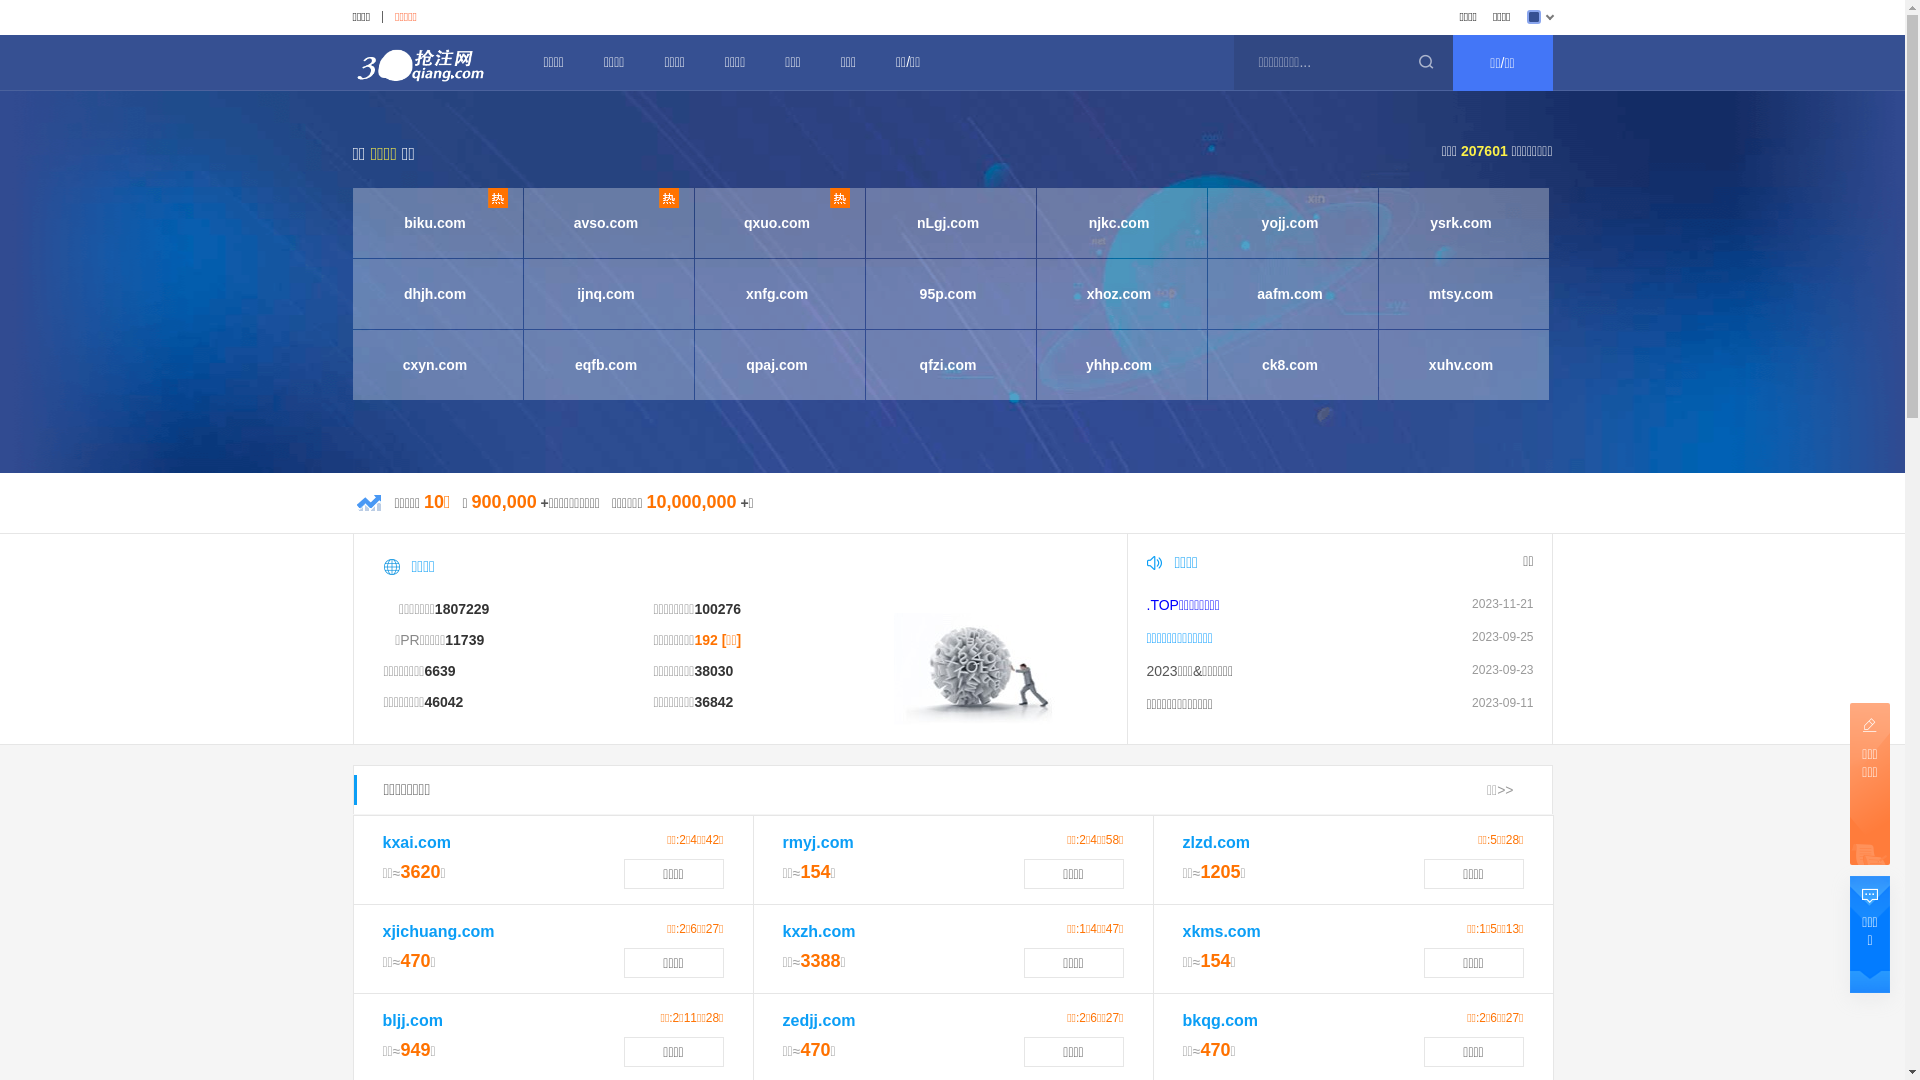  What do you see at coordinates (875, 365) in the screenshot?
I see `'qfzi.com'` at bounding box center [875, 365].